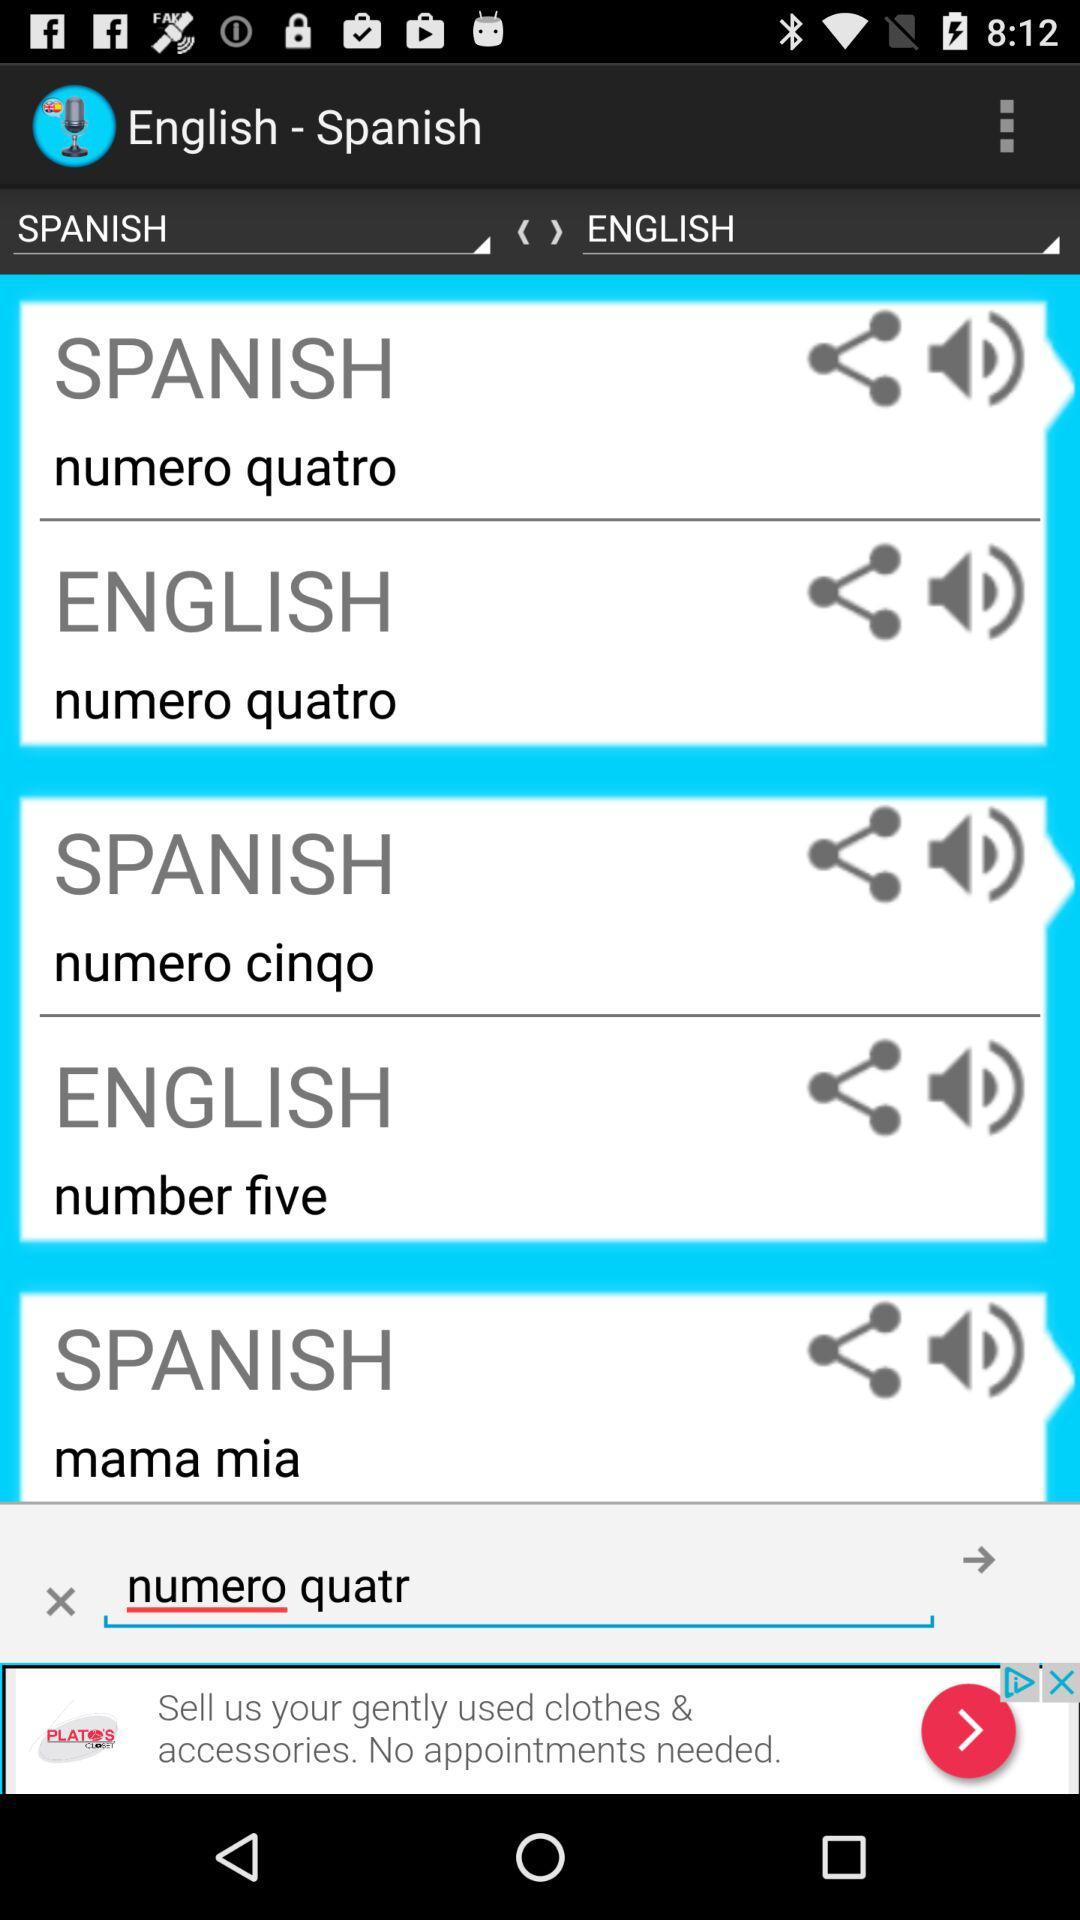 The image size is (1080, 1920). I want to click on open advertisement, so click(540, 1727).